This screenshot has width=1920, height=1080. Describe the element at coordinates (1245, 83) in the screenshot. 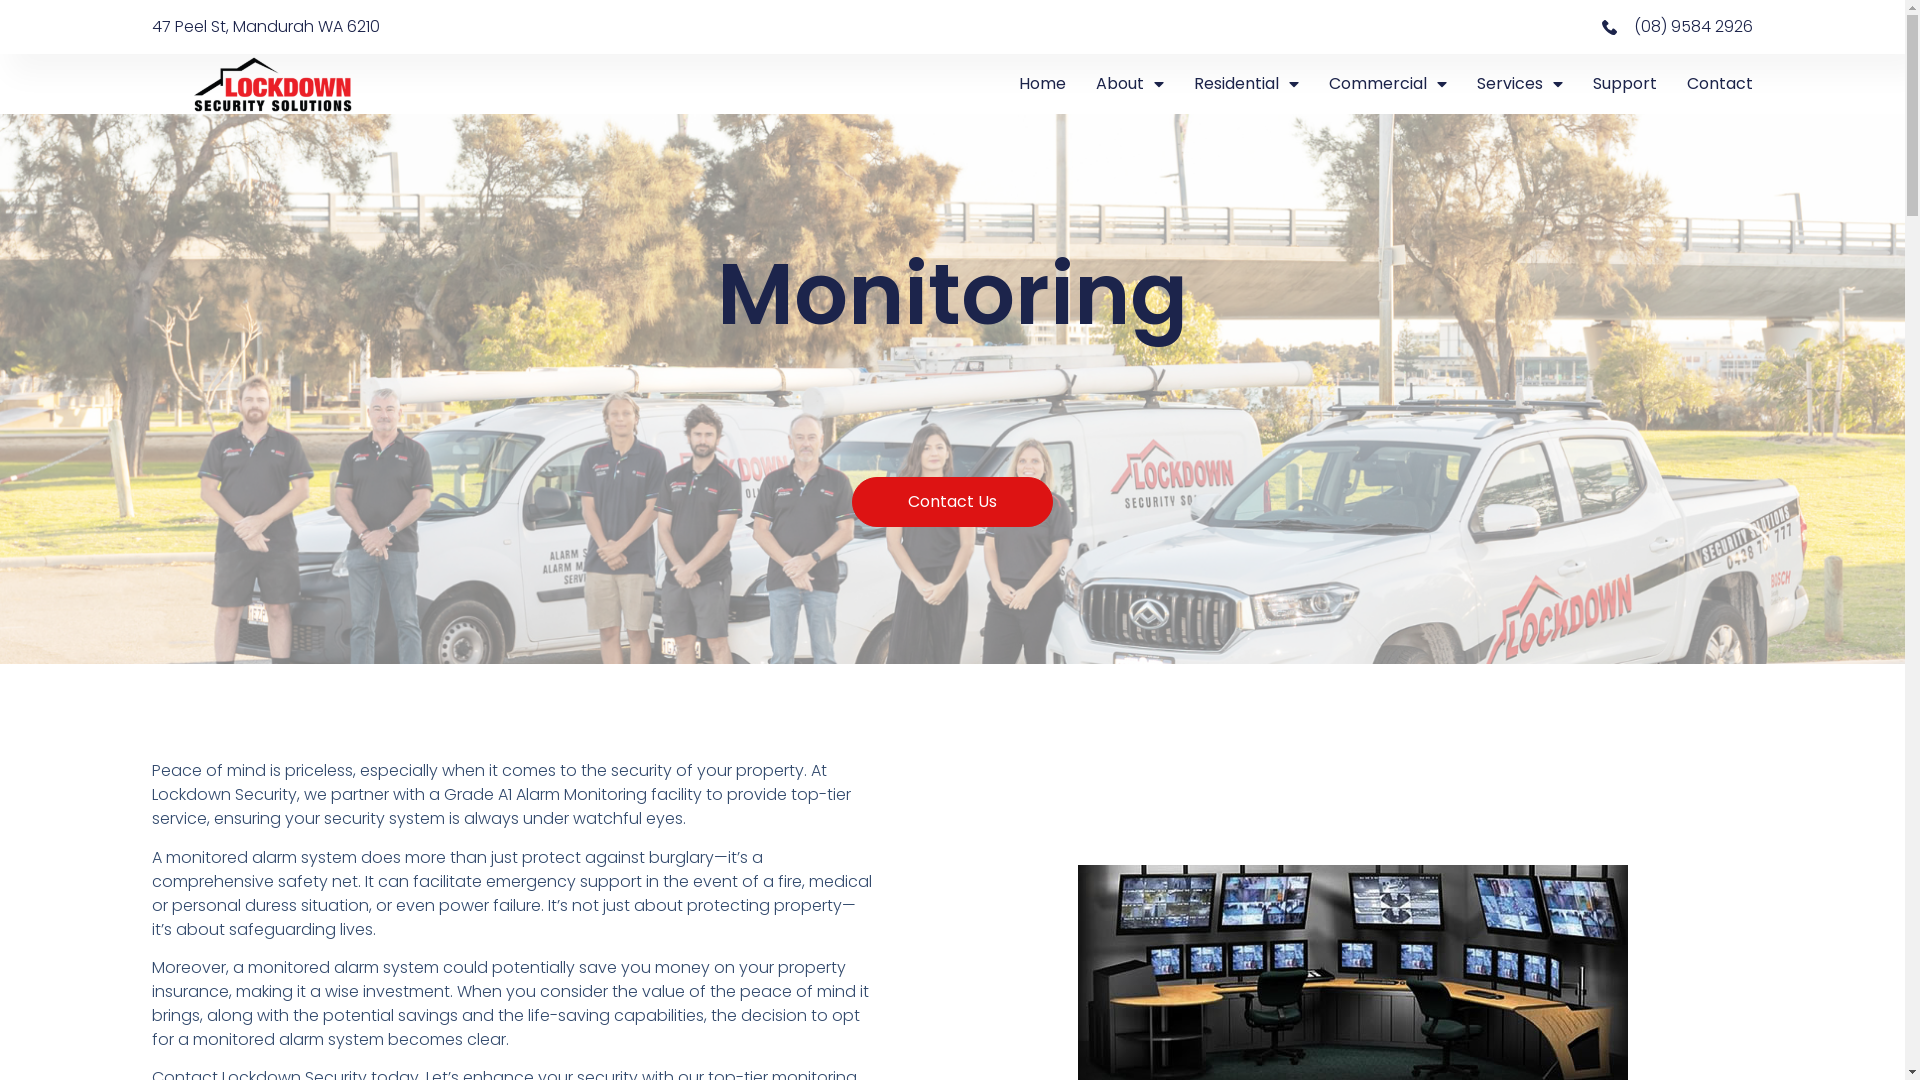

I see `'Residential'` at that location.